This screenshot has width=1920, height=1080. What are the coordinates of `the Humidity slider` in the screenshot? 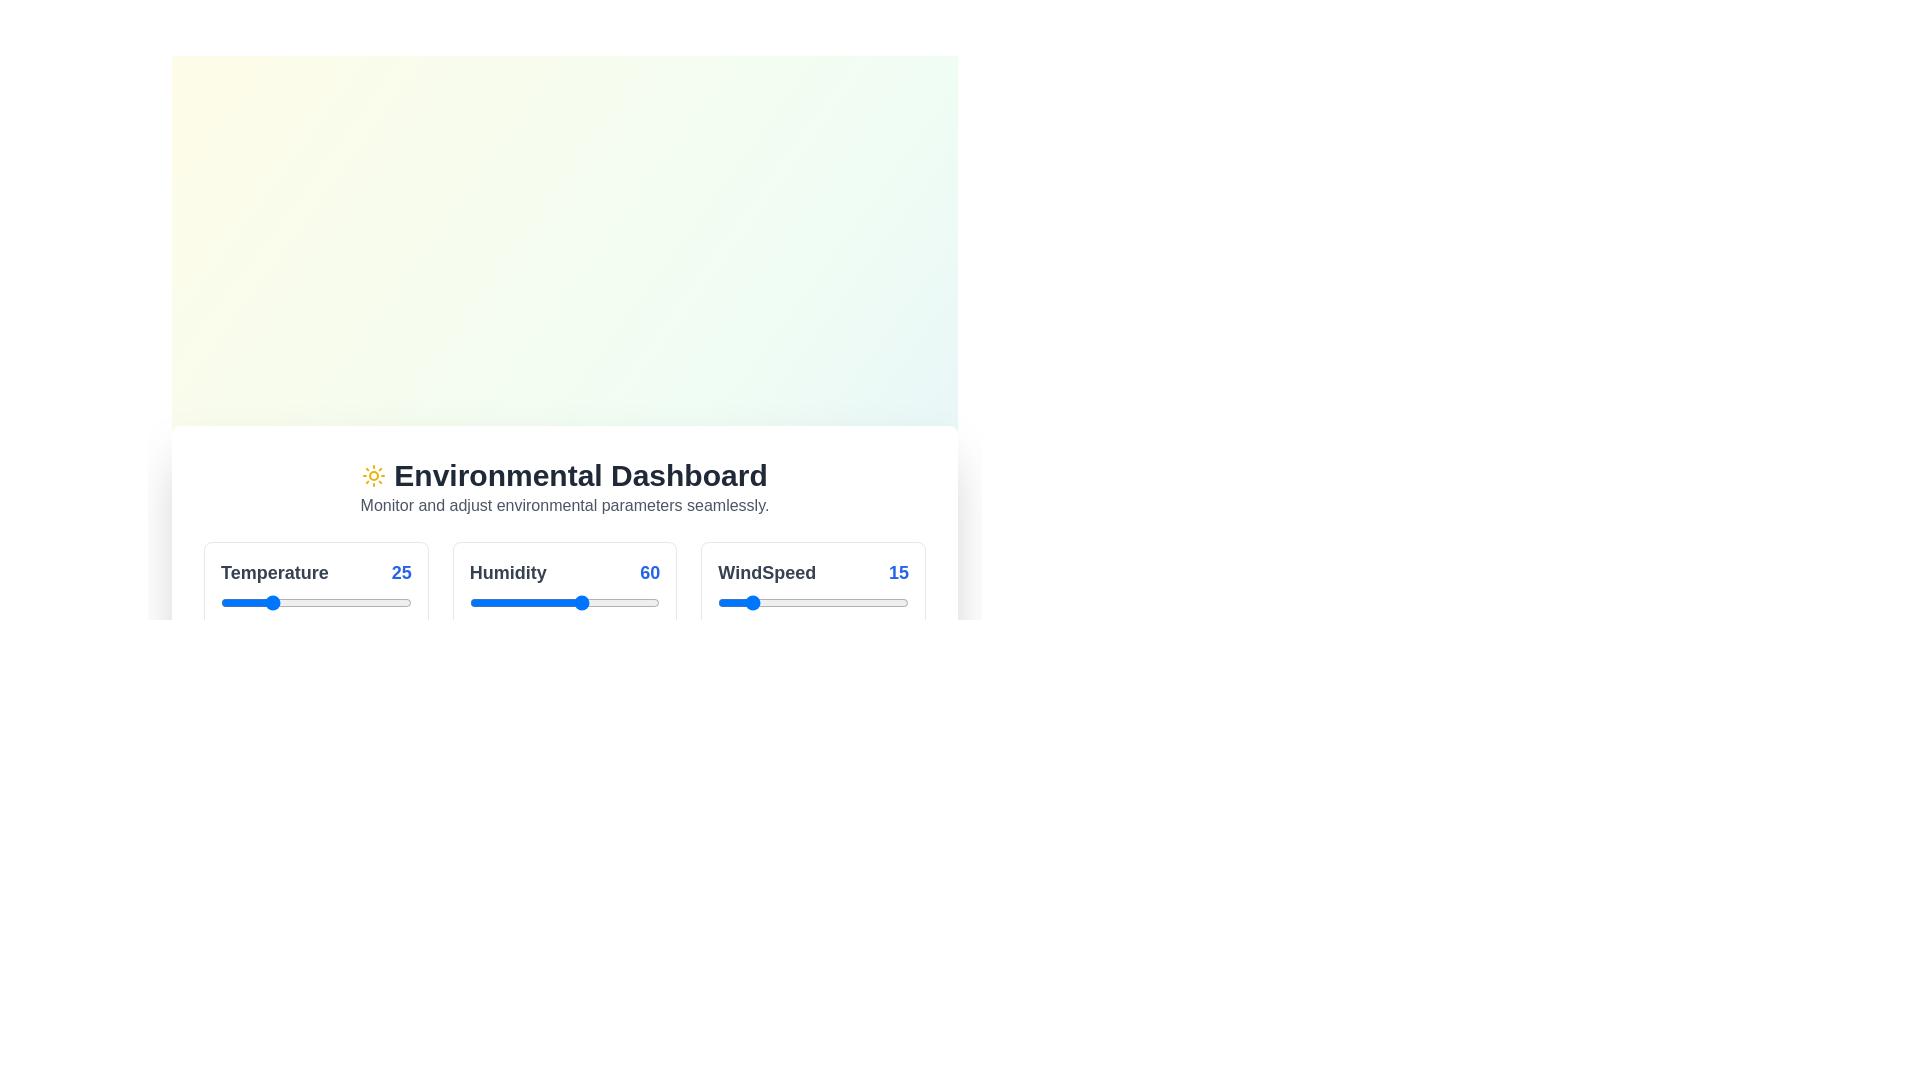 It's located at (478, 601).